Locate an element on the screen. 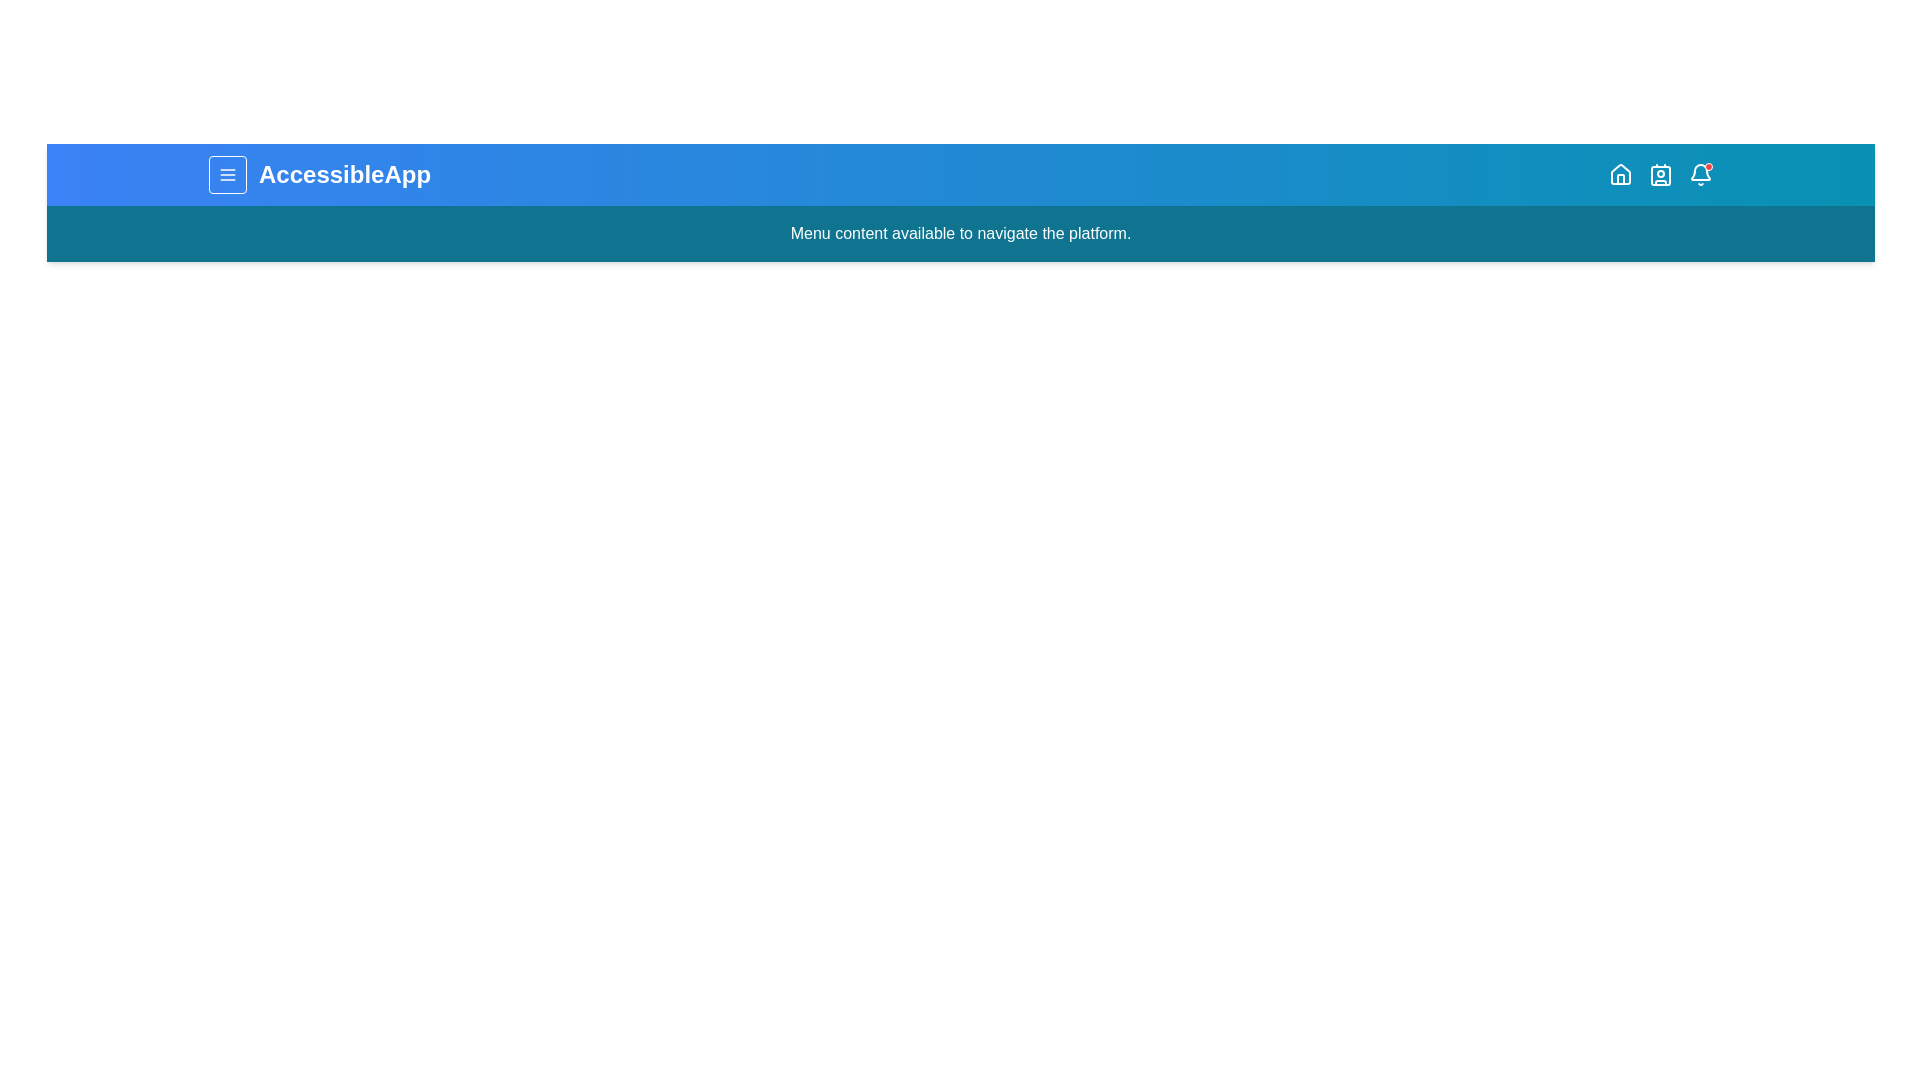  the Home icon to navigate to the home page is located at coordinates (1621, 173).